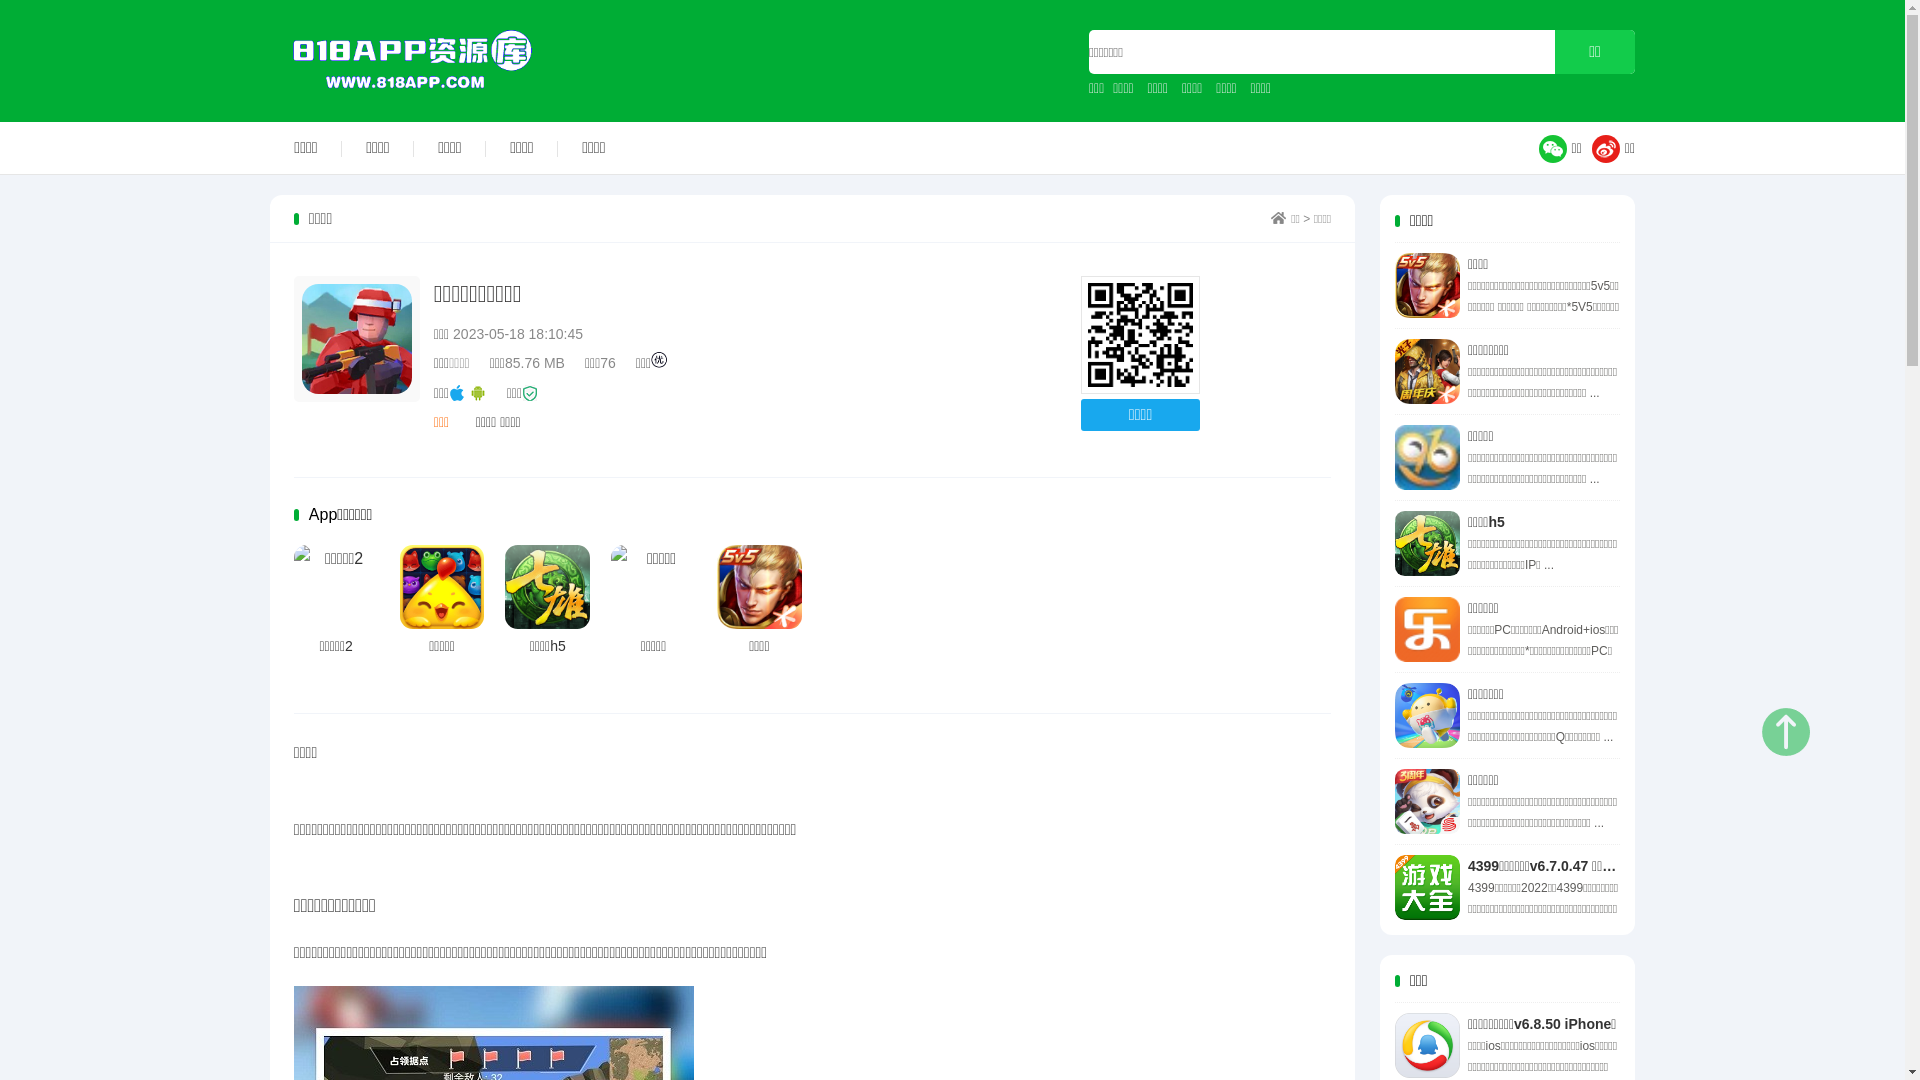 The image size is (1920, 1080). I want to click on 'http://www.818app.com', so click(1087, 334).